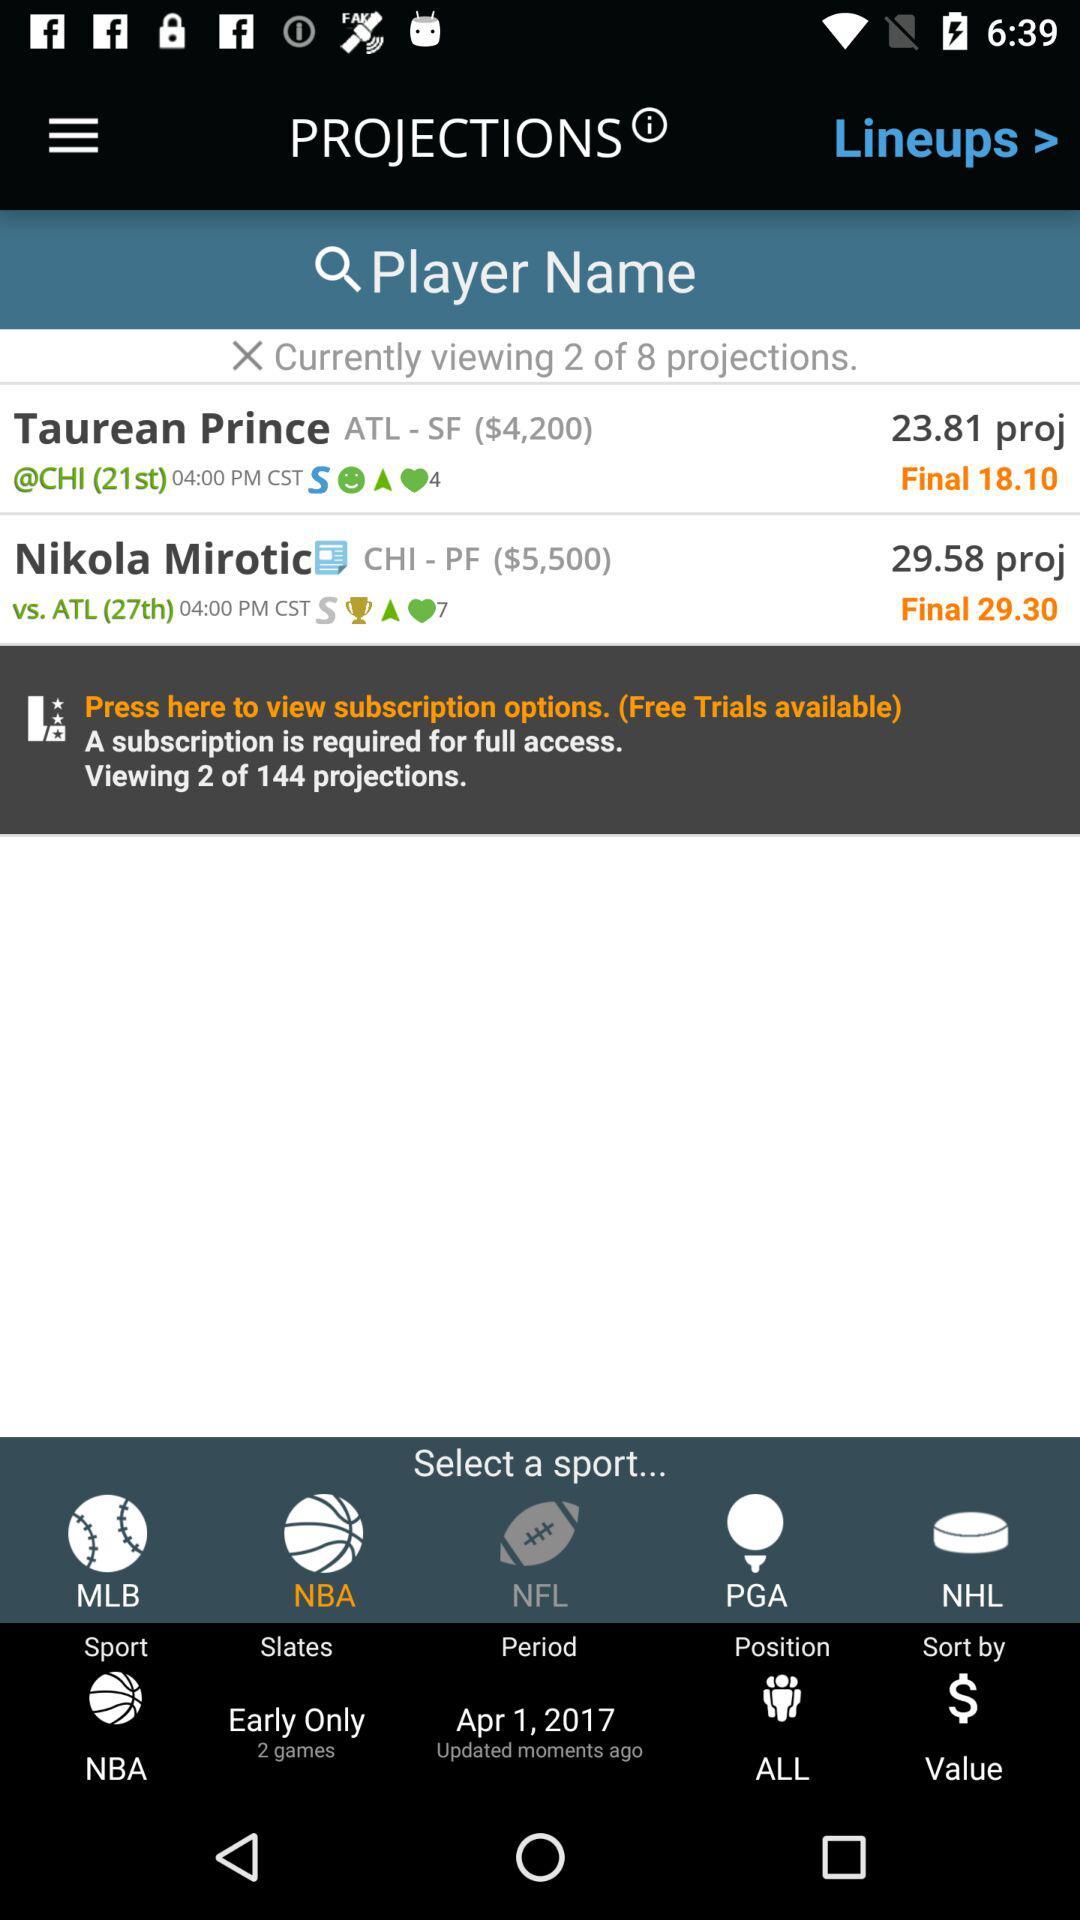 This screenshot has height=1920, width=1080. Describe the element at coordinates (500, 268) in the screenshot. I see `a player name` at that location.